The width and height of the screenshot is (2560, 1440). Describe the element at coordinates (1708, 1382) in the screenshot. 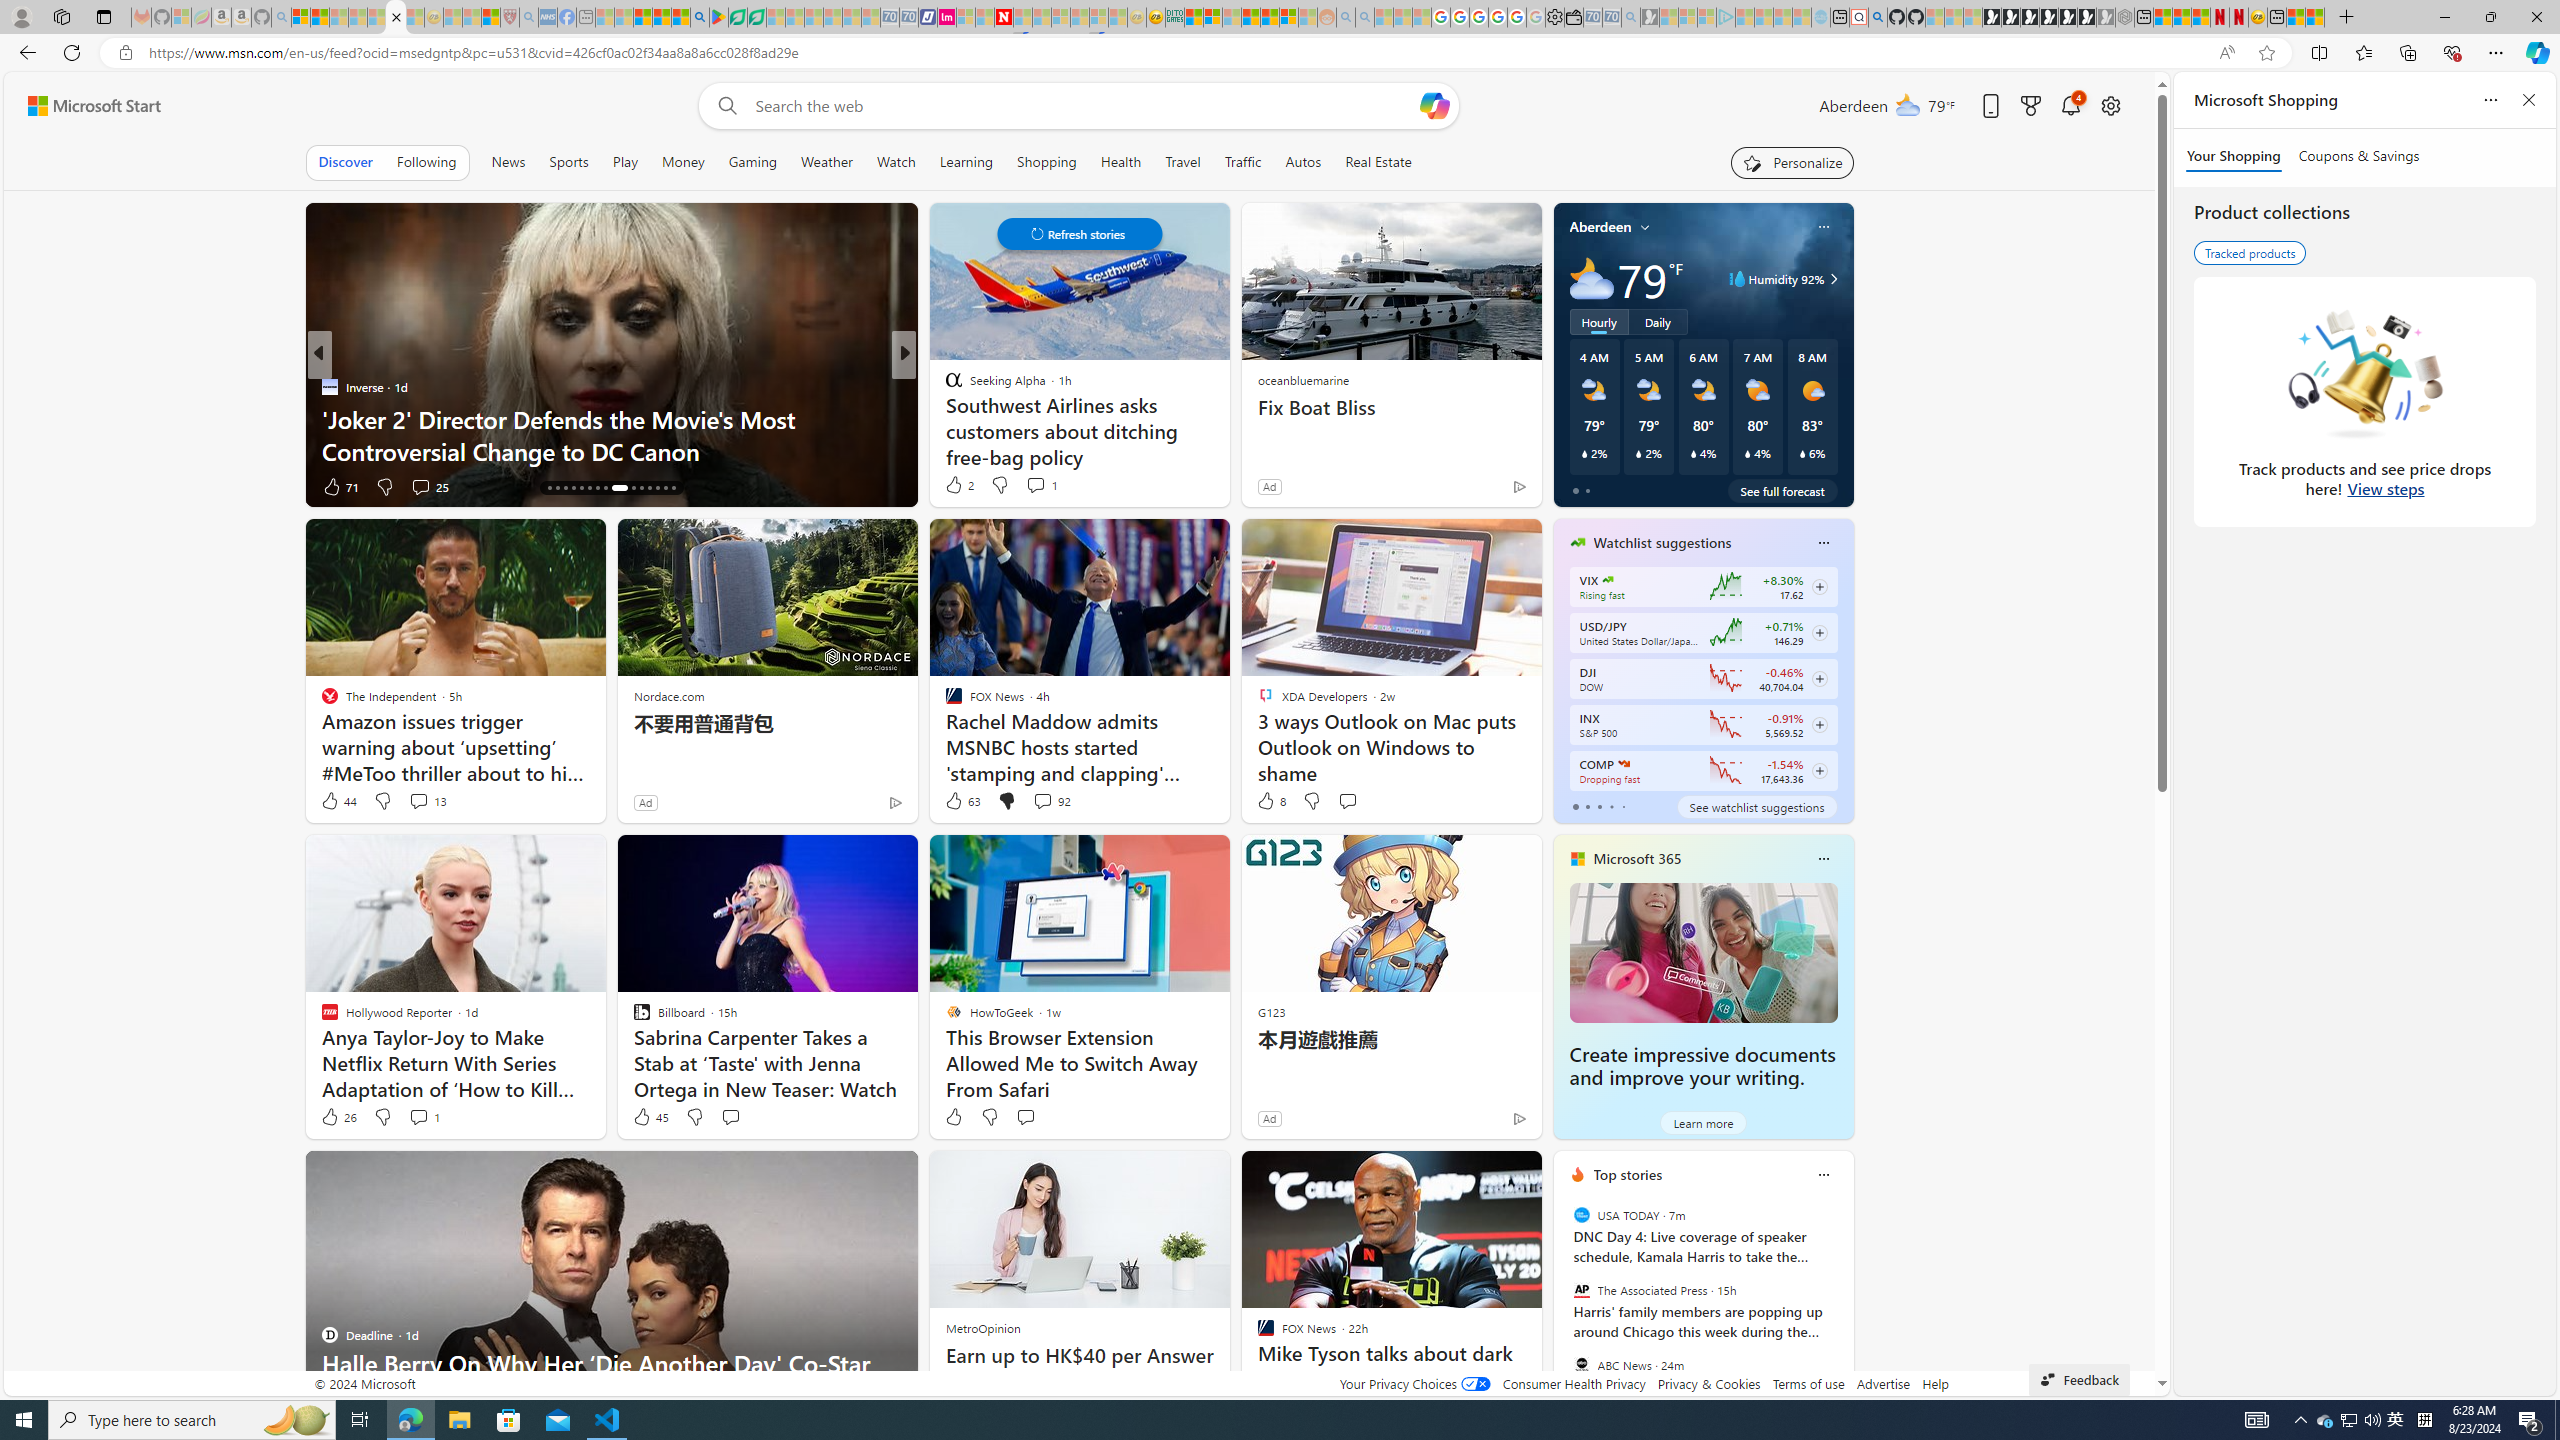

I see `'Privacy & Cookies'` at that location.